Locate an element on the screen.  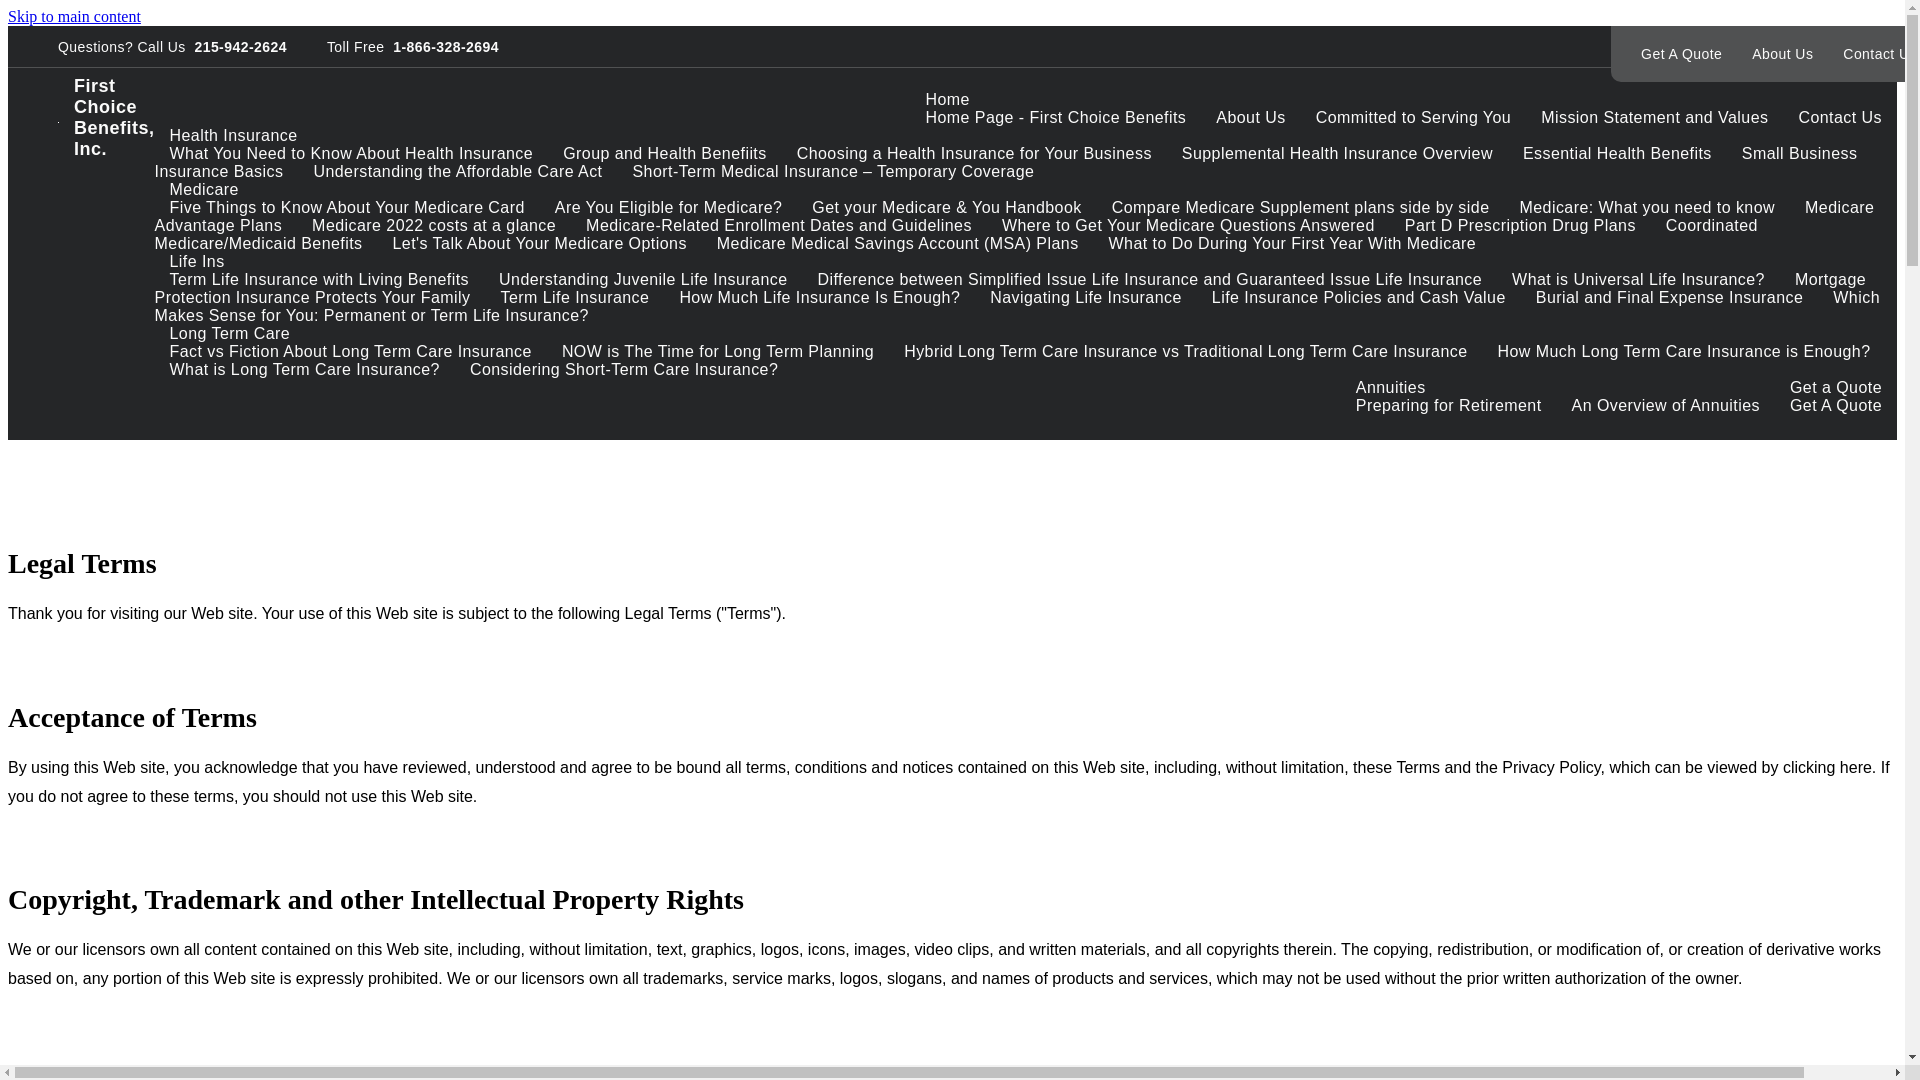
'Let's Talk About Your Medicare Options' is located at coordinates (539, 242).